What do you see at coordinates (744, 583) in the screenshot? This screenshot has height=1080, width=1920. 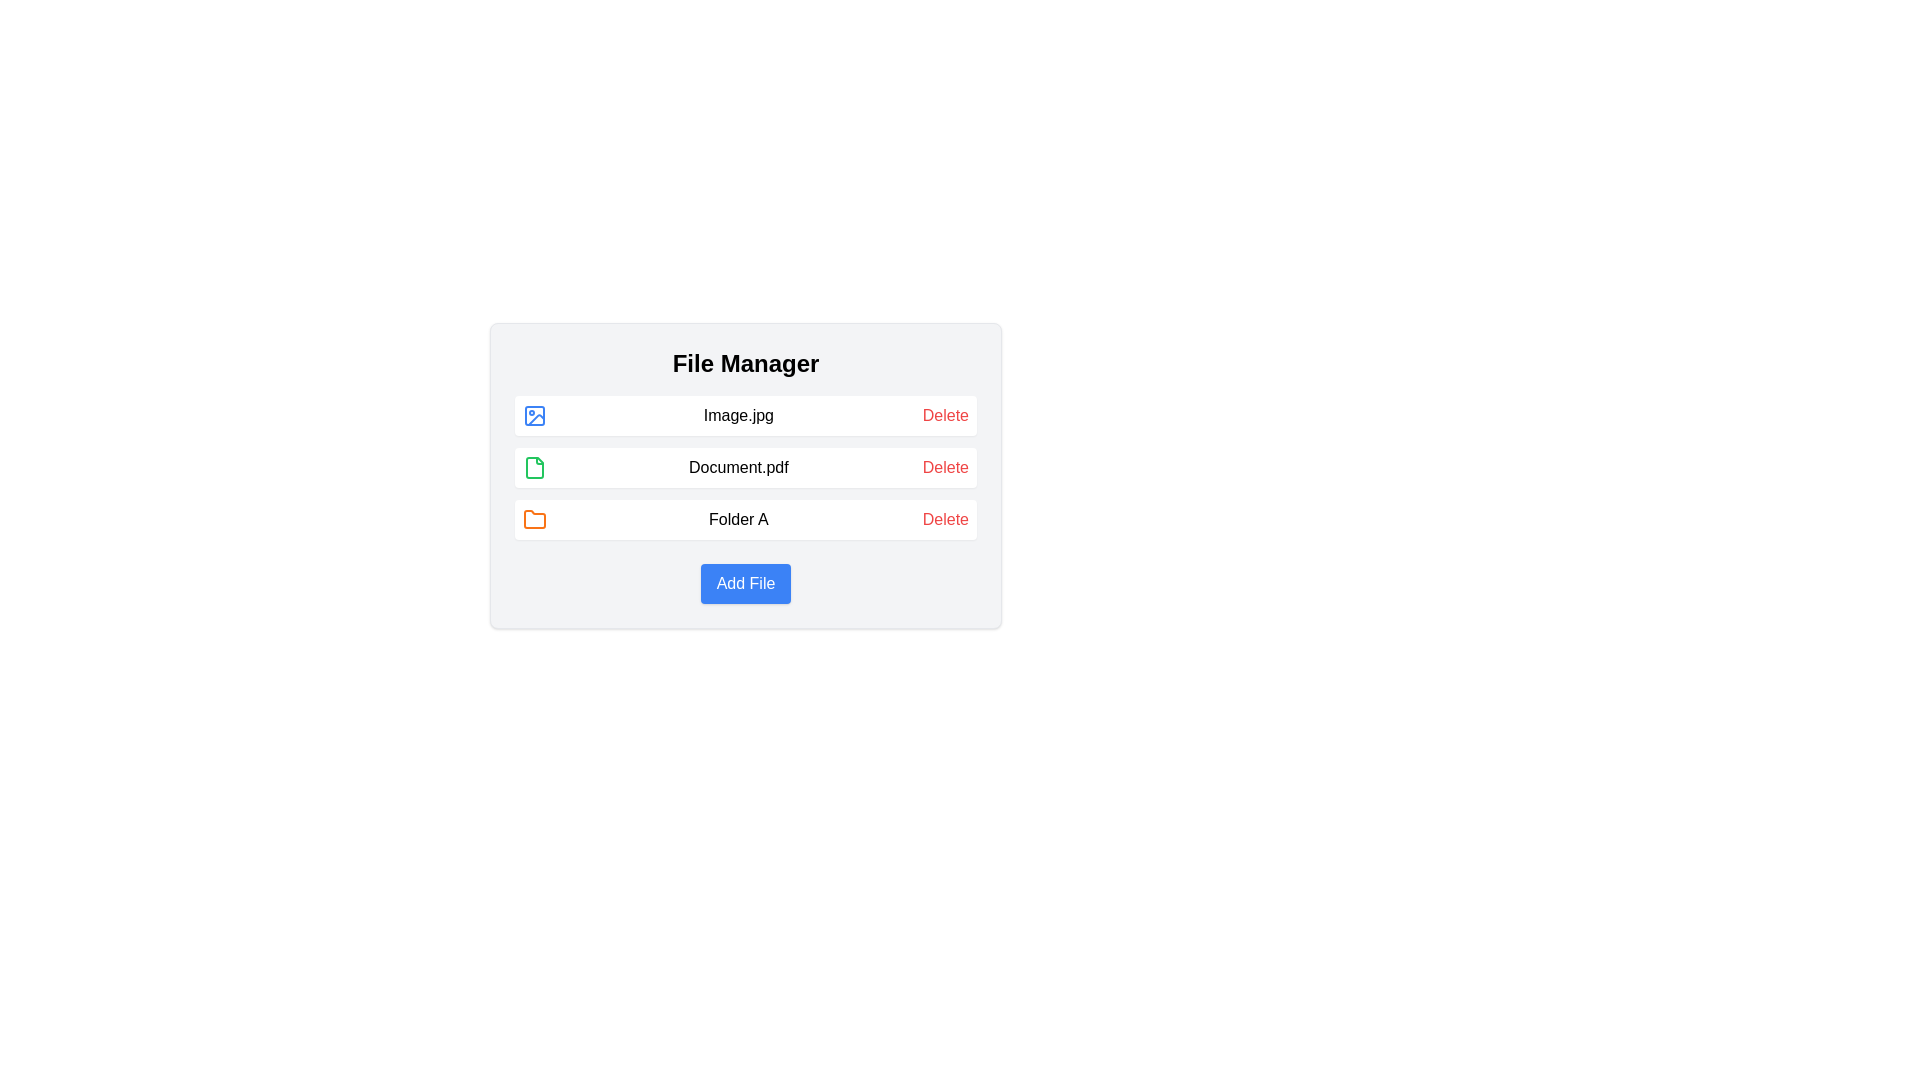 I see `the 'Add File' button, which is a rectangular button with a blue background and white text, located at the bottom-center of the file management interface` at bounding box center [744, 583].